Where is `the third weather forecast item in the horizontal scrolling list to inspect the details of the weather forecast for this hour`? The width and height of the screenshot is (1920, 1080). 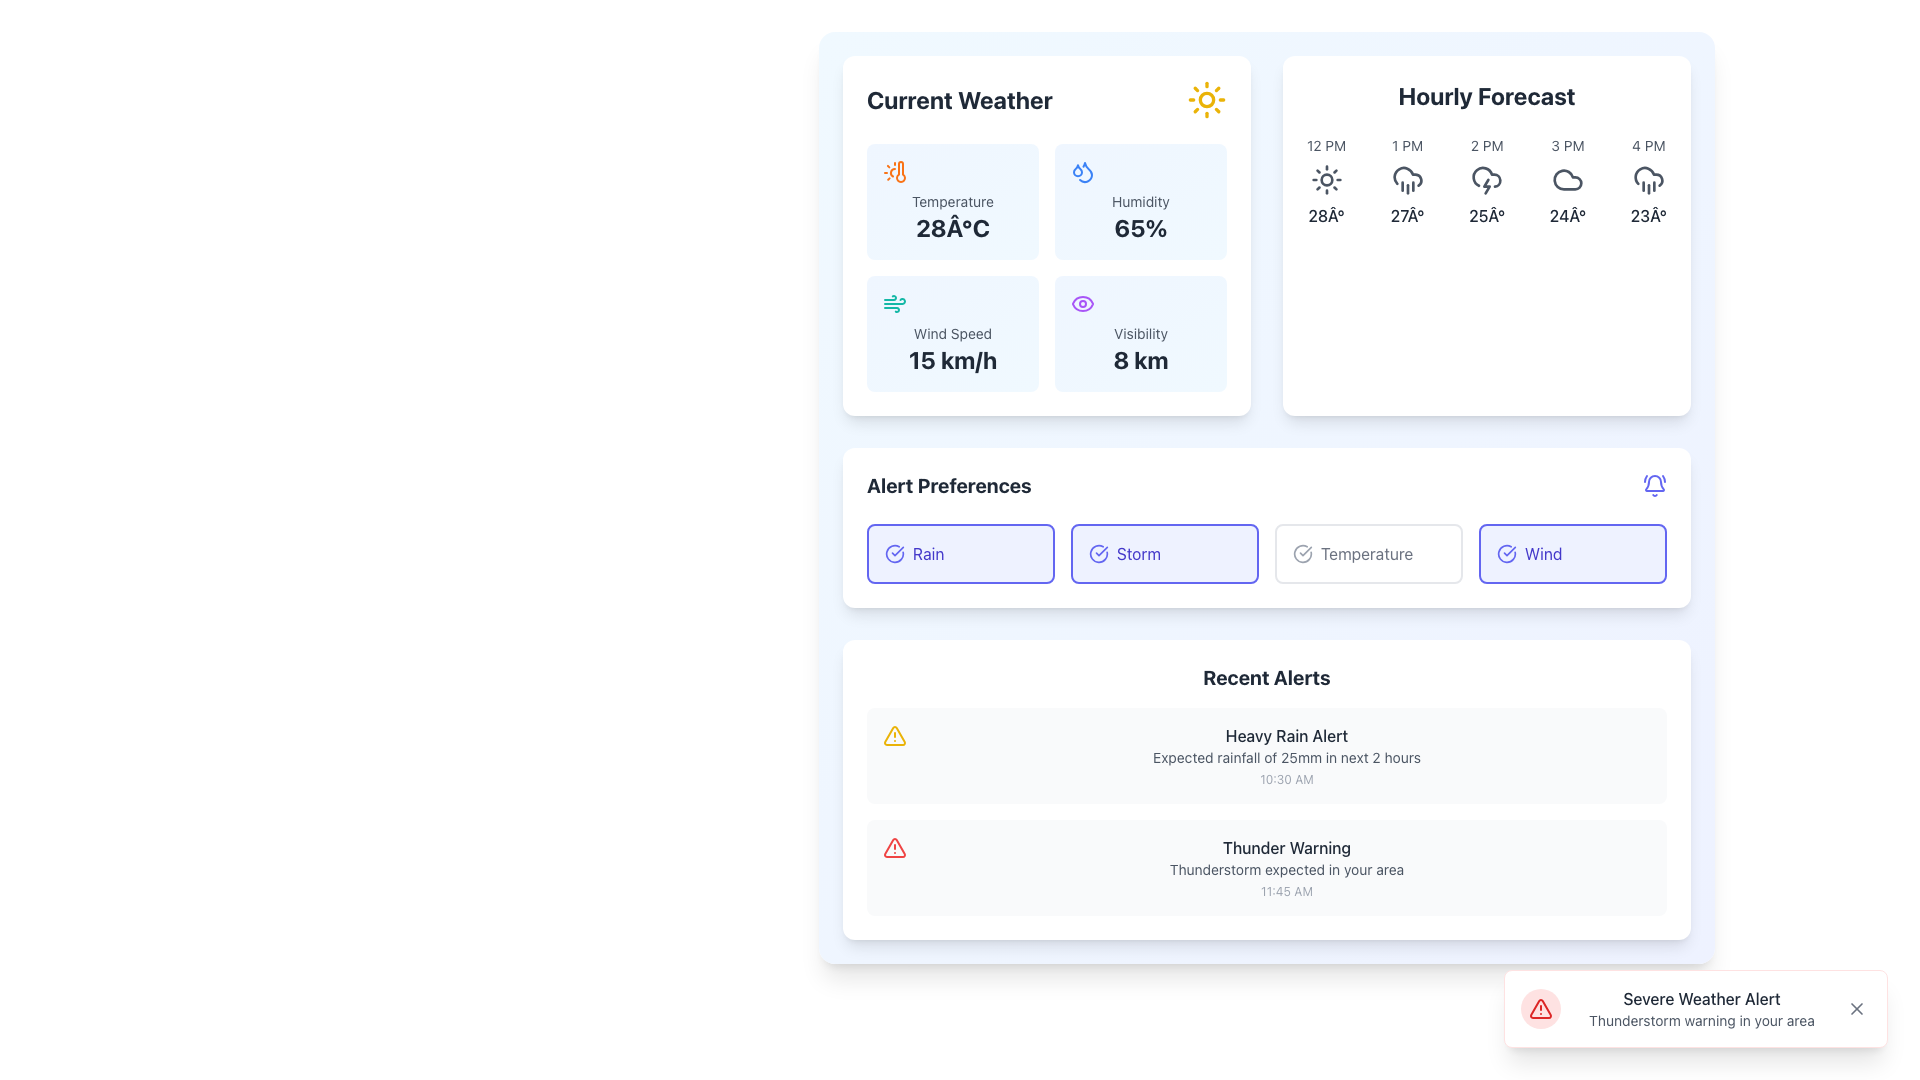 the third weather forecast item in the horizontal scrolling list to inspect the details of the weather forecast for this hour is located at coordinates (1487, 181).